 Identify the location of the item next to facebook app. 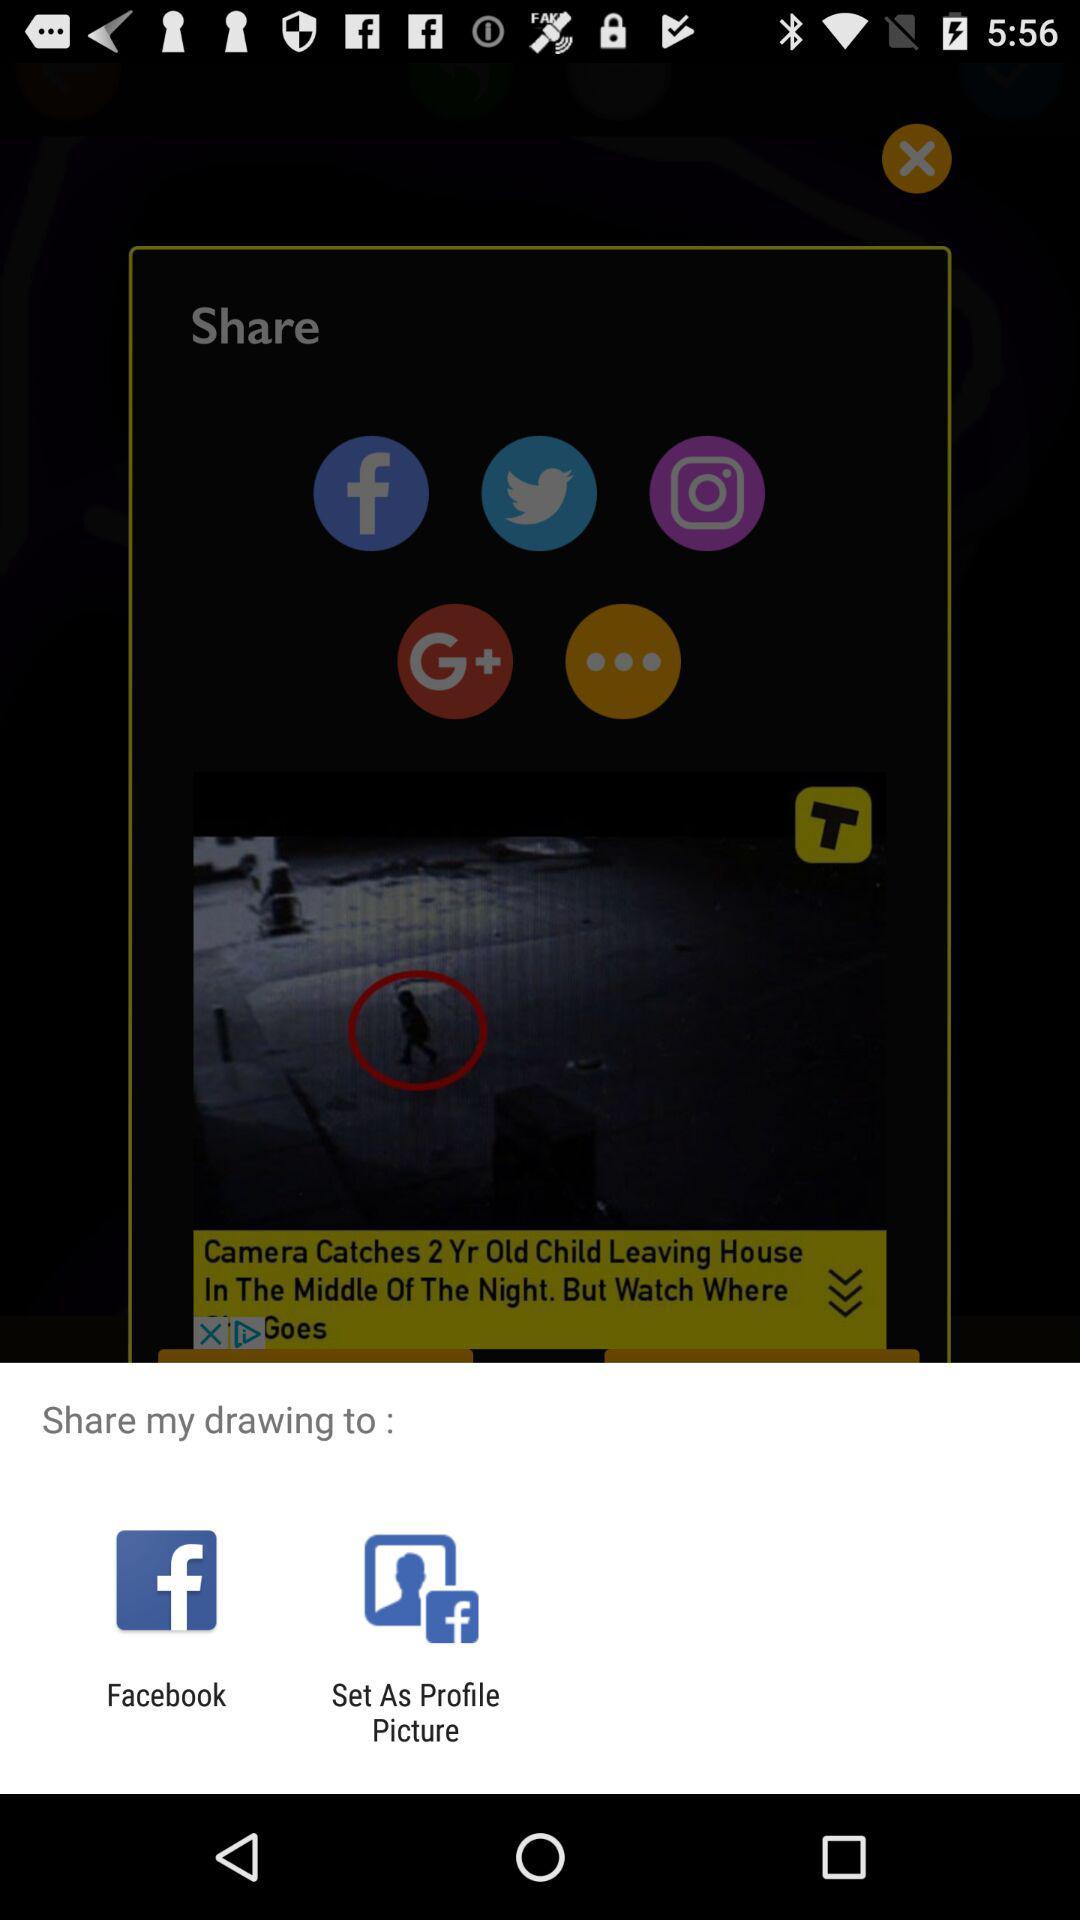
(414, 1711).